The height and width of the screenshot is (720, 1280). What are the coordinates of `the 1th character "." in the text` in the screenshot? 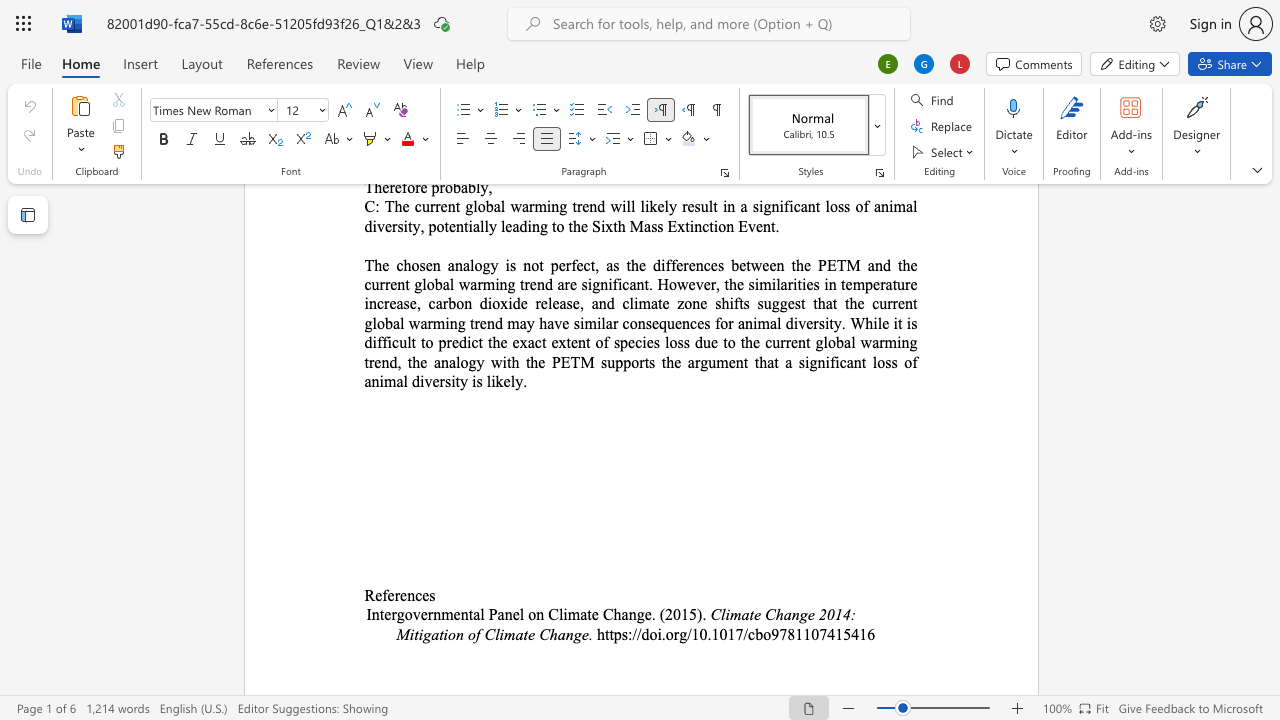 It's located at (663, 634).